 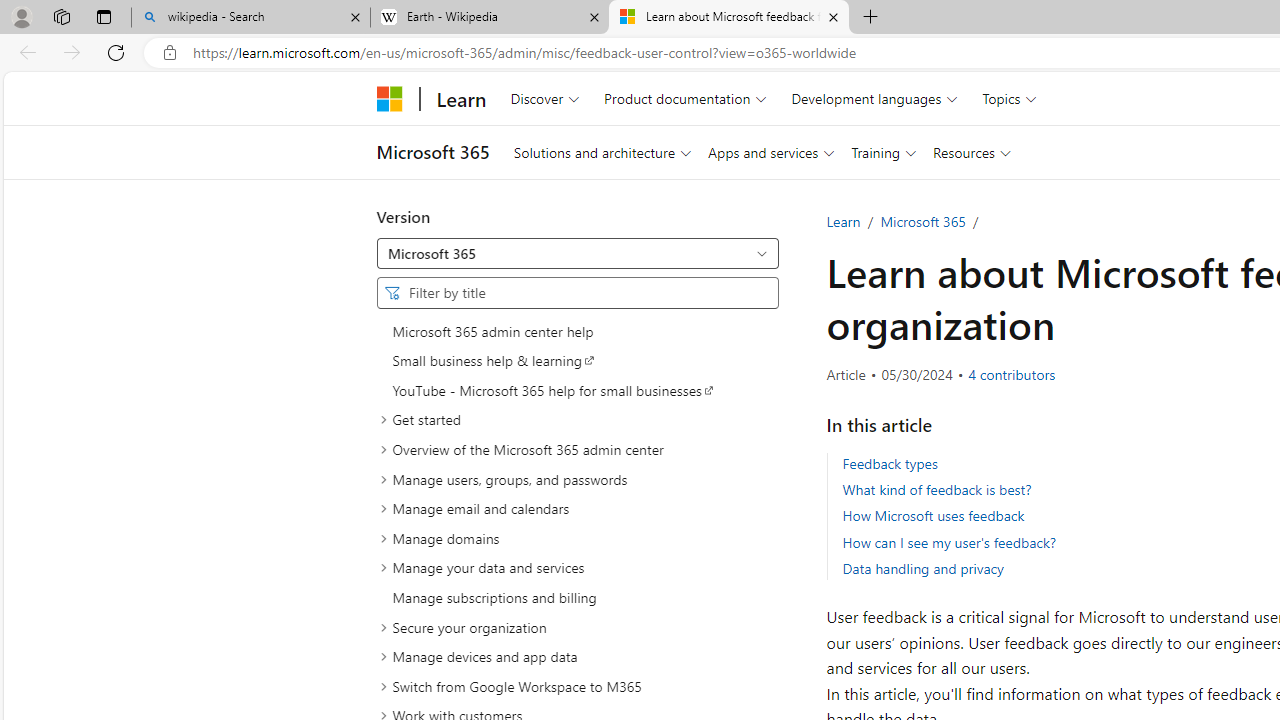 What do you see at coordinates (169, 52) in the screenshot?
I see `'View site information'` at bounding box center [169, 52].